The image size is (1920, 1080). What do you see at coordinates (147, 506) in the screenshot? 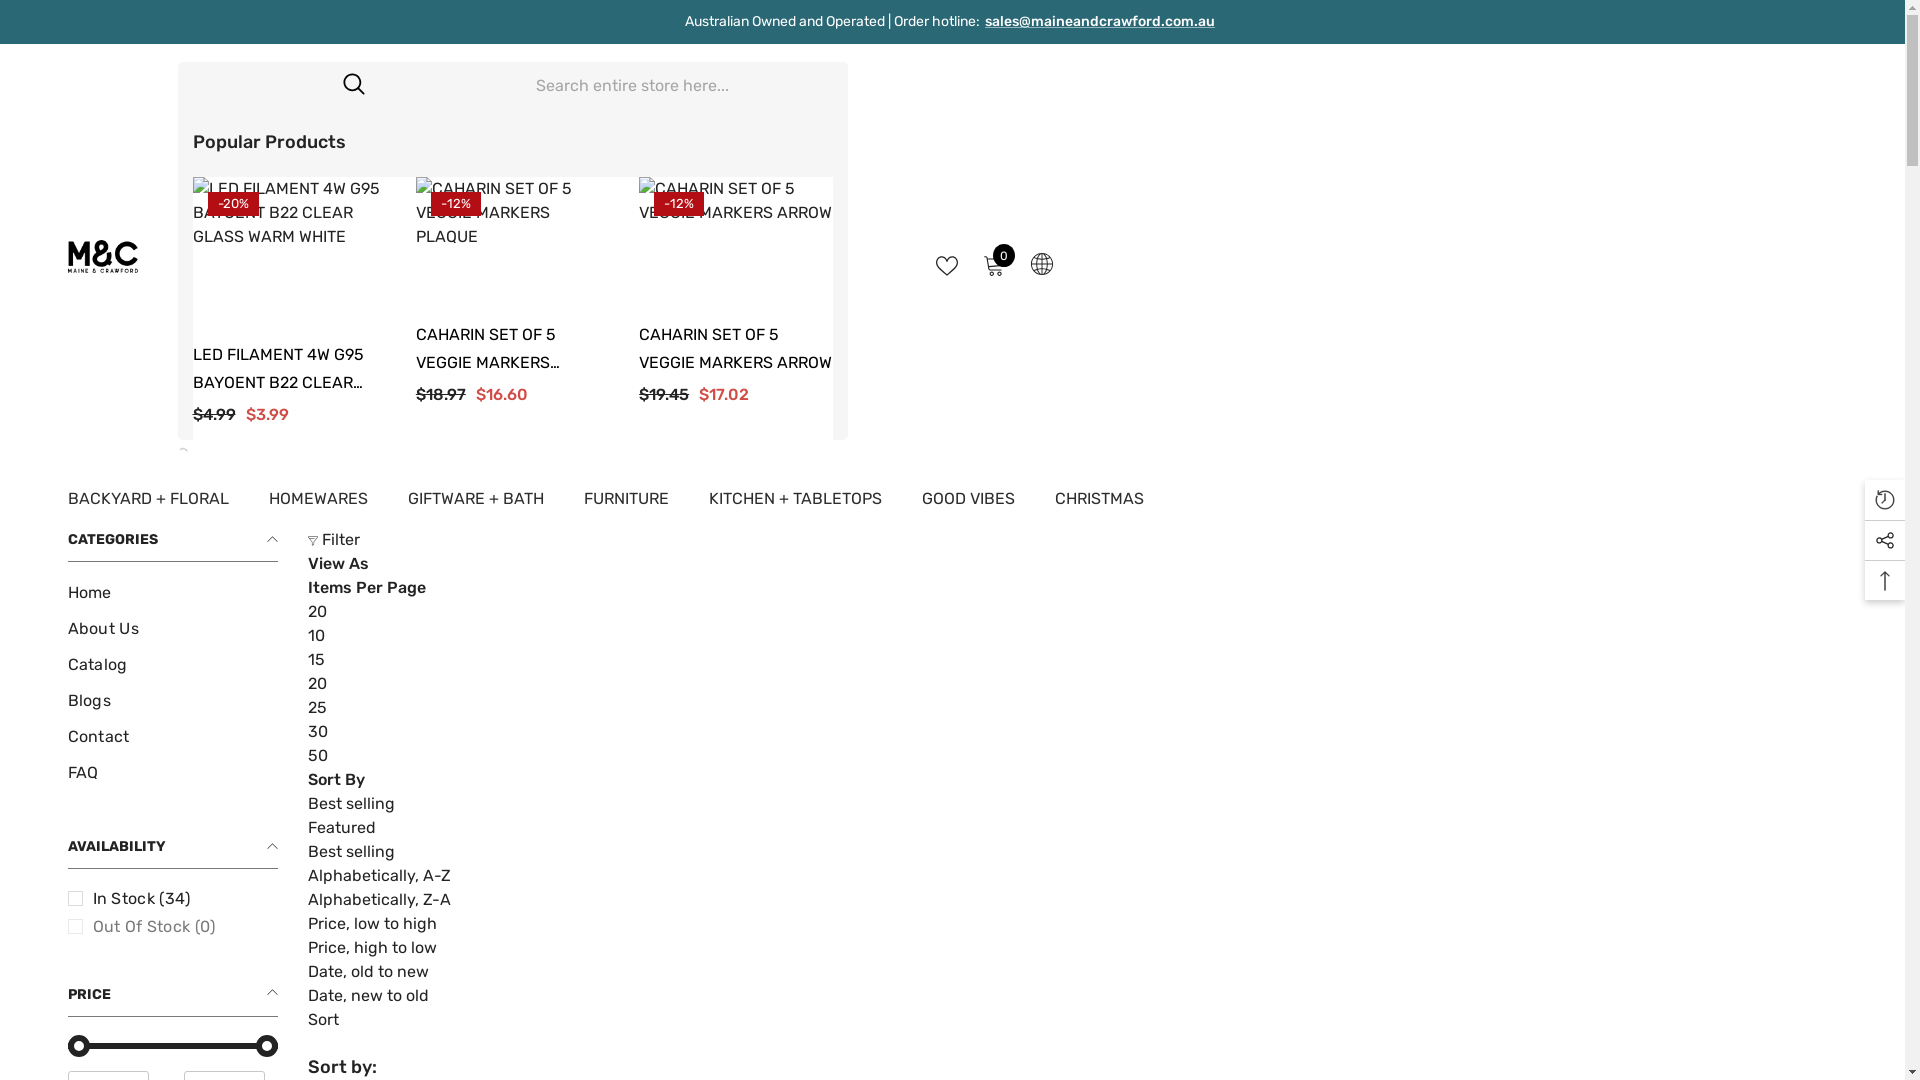
I see `'BACKYARD + FLORAL'` at bounding box center [147, 506].